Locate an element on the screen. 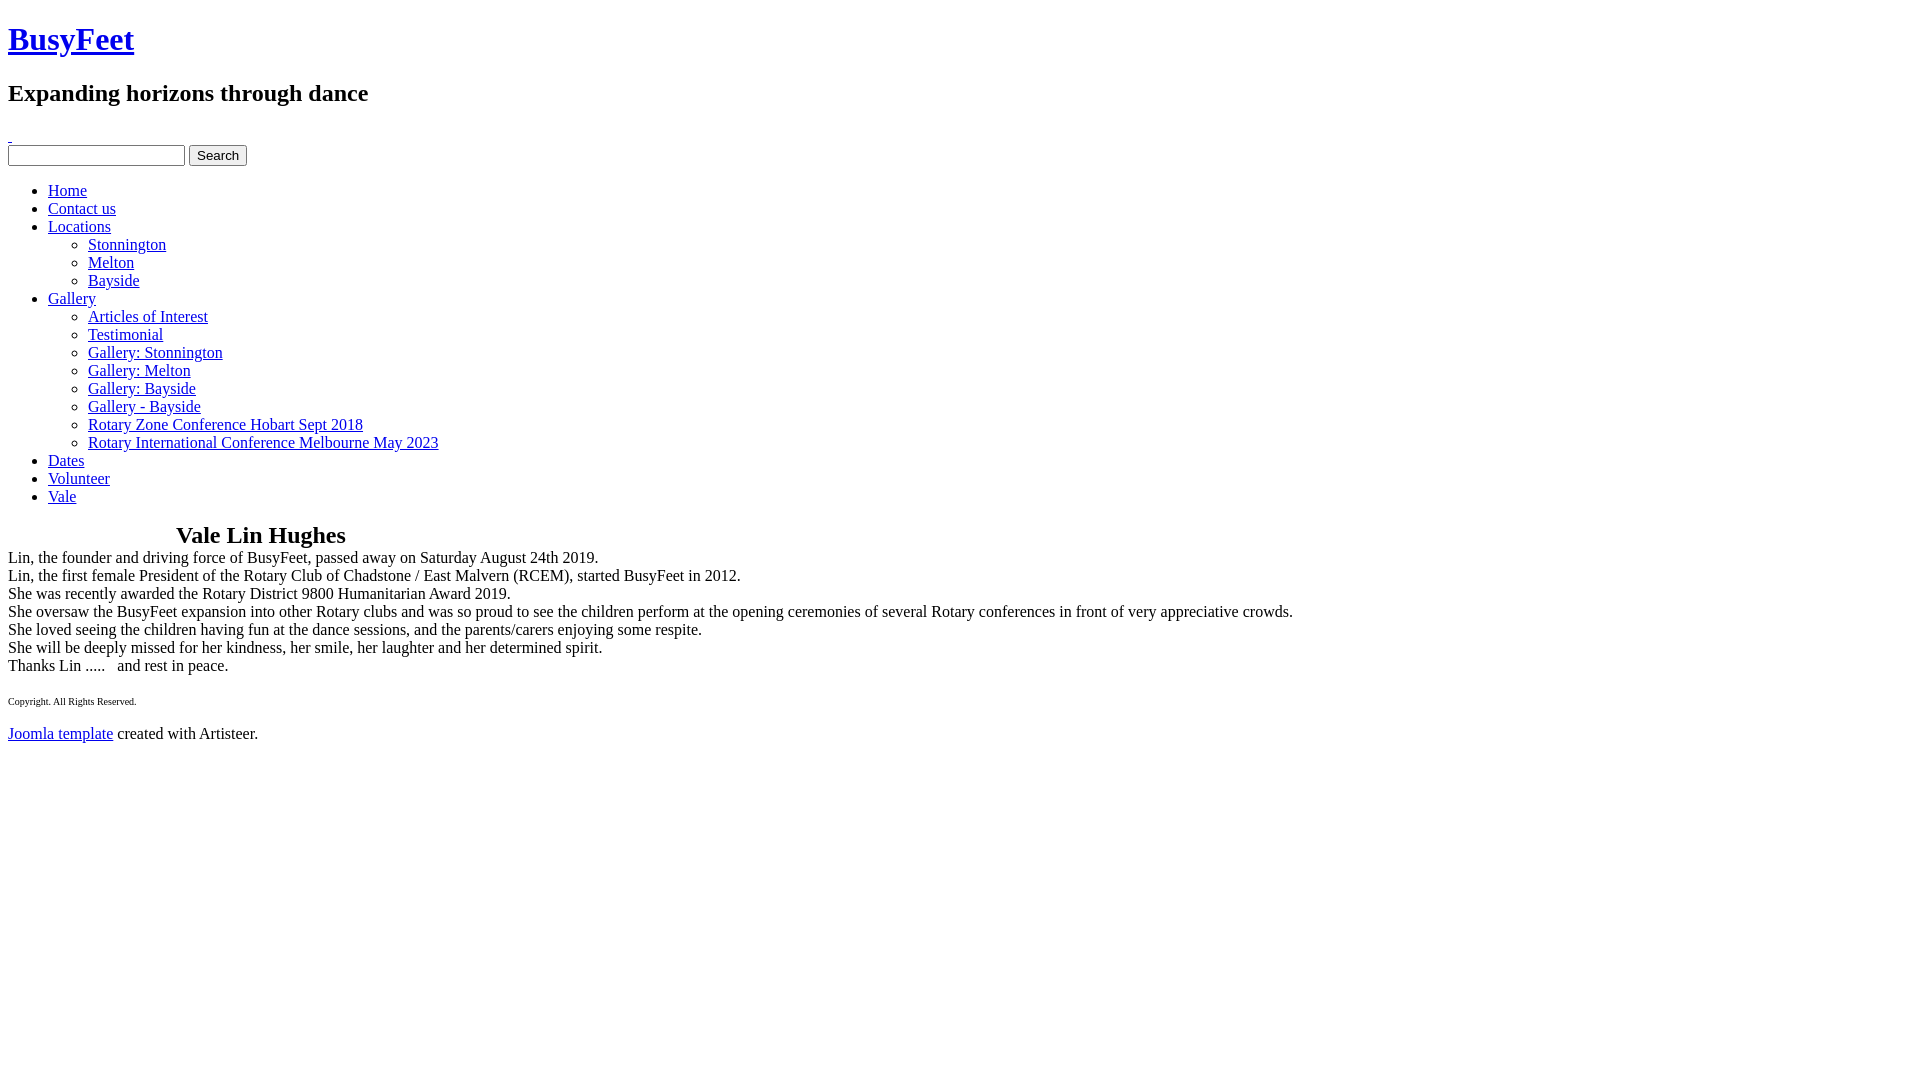  'Search' is located at coordinates (188, 154).